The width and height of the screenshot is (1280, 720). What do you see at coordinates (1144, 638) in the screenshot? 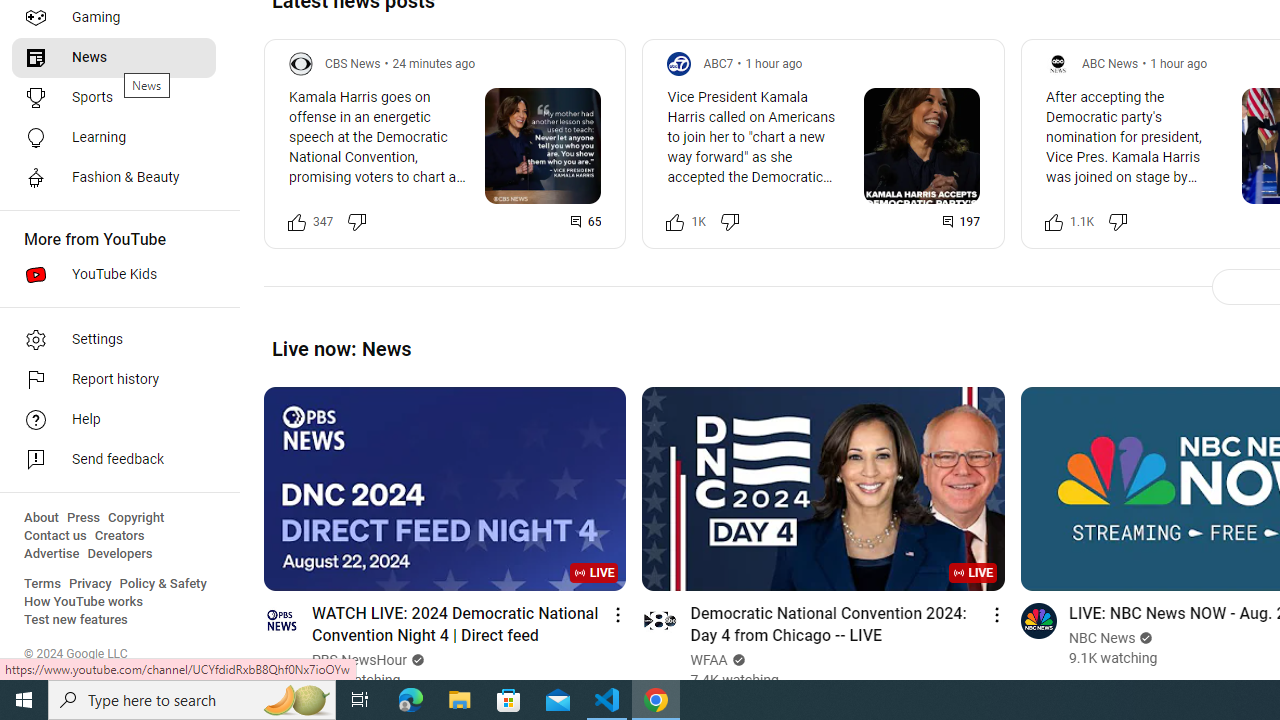
I see `'Verified'` at bounding box center [1144, 638].